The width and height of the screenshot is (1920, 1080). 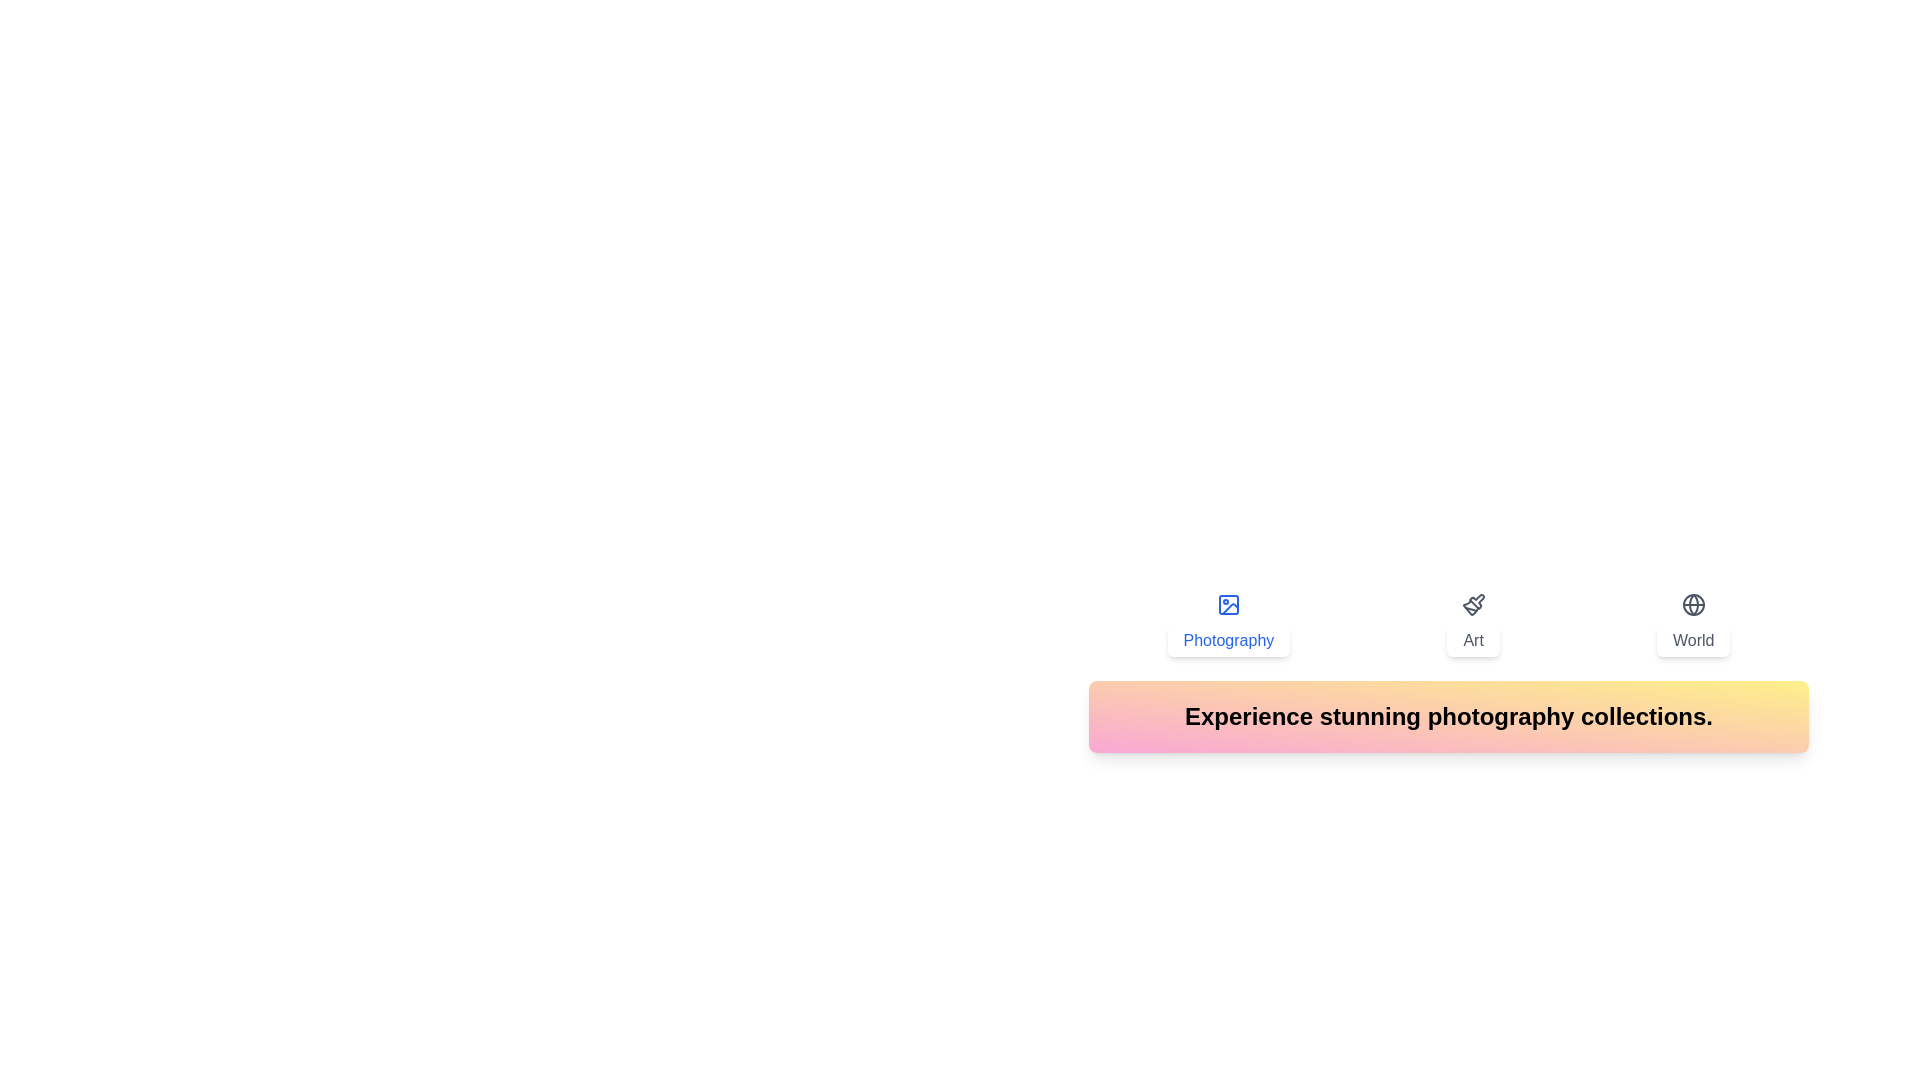 What do you see at coordinates (1473, 623) in the screenshot?
I see `the tab labeled Art` at bounding box center [1473, 623].